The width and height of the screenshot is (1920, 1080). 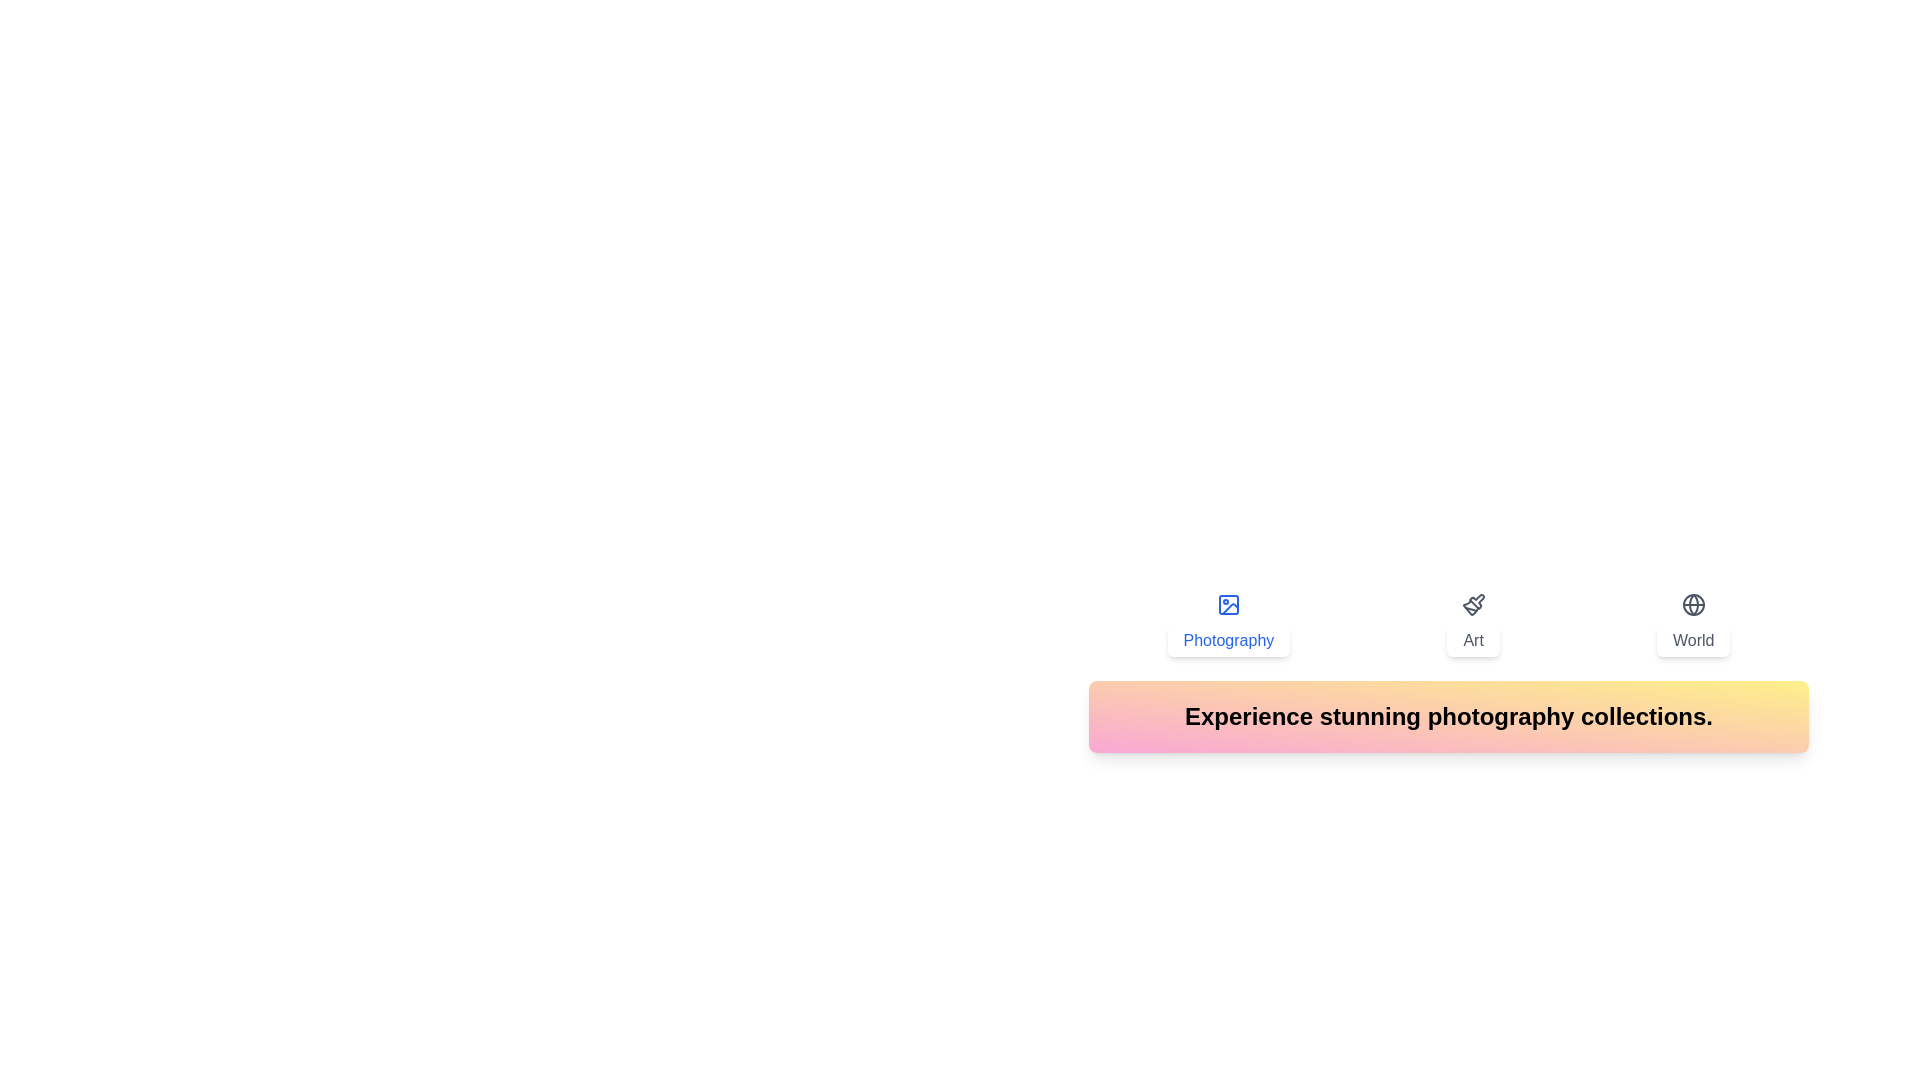 What do you see at coordinates (1473, 623) in the screenshot?
I see `the tab labeled Art` at bounding box center [1473, 623].